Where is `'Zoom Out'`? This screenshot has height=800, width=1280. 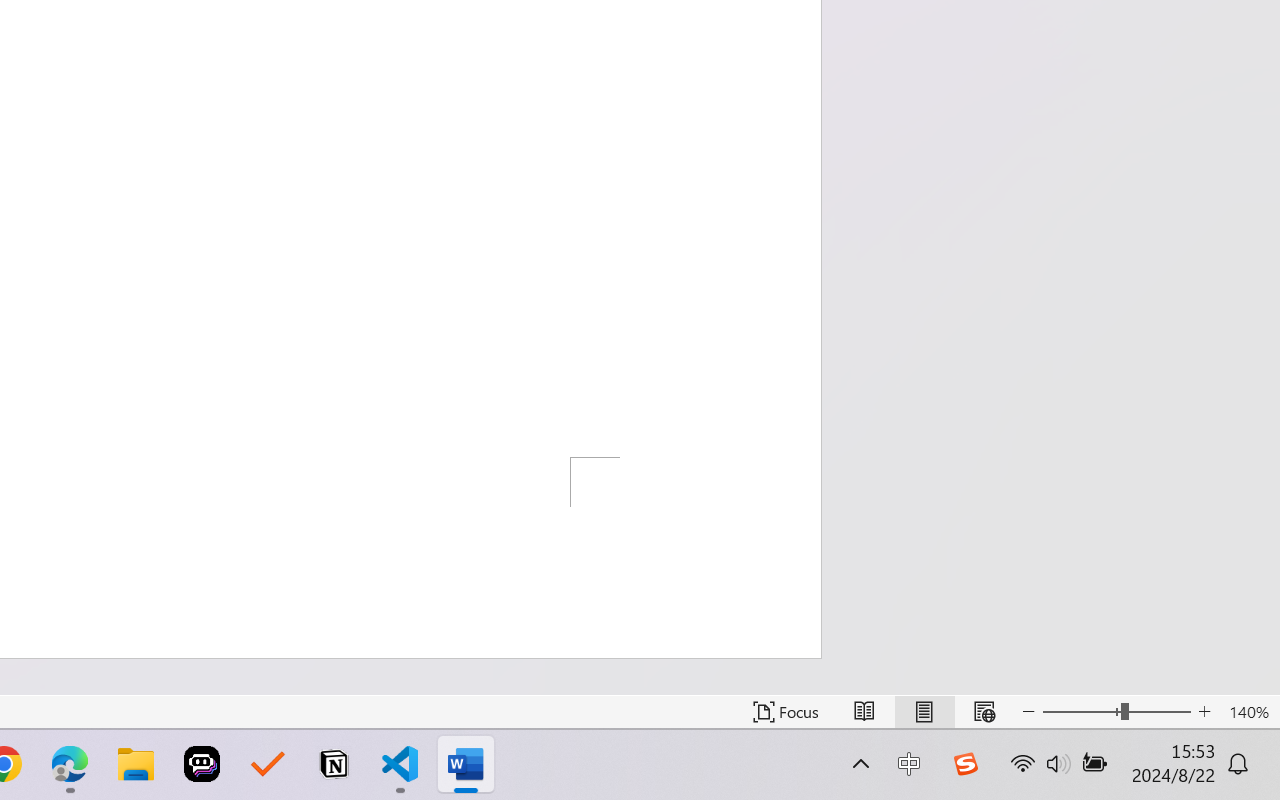 'Zoom Out' is located at coordinates (1080, 711).